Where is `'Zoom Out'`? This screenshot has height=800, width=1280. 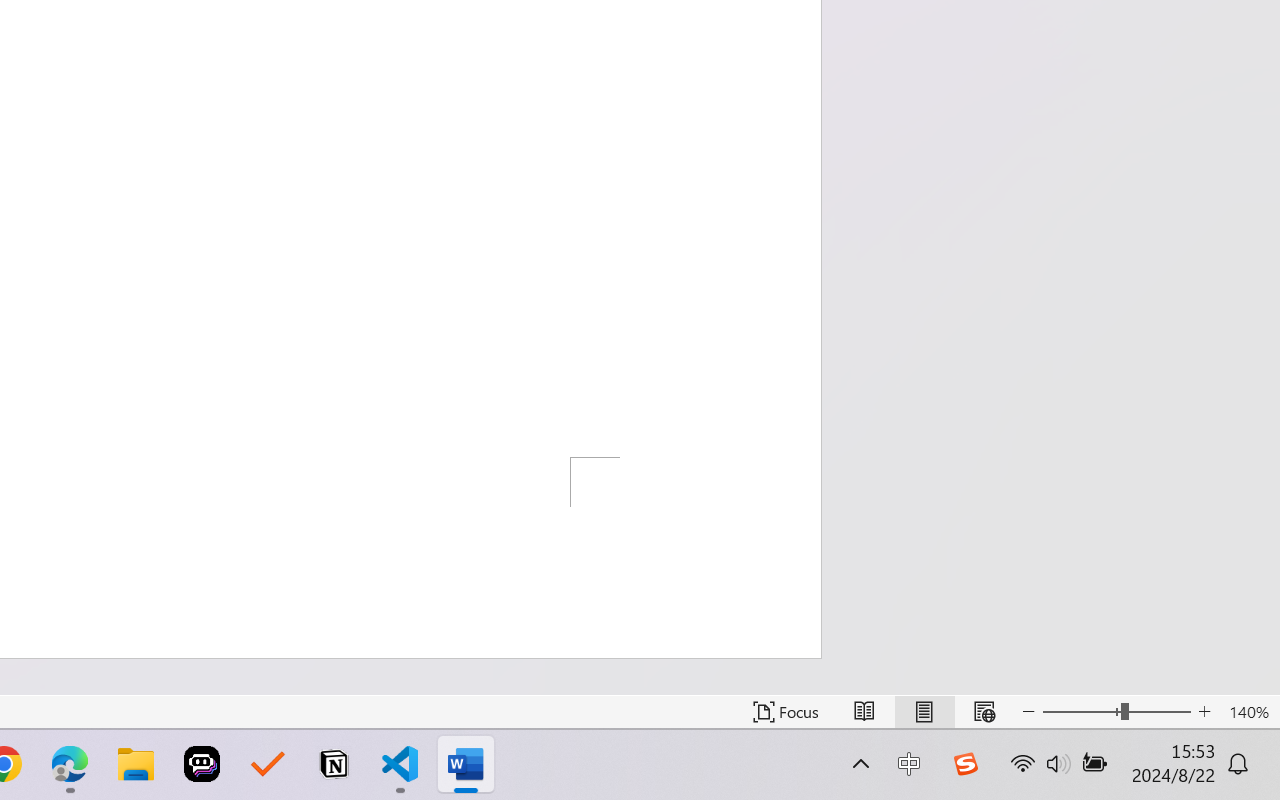 'Zoom Out' is located at coordinates (1080, 711).